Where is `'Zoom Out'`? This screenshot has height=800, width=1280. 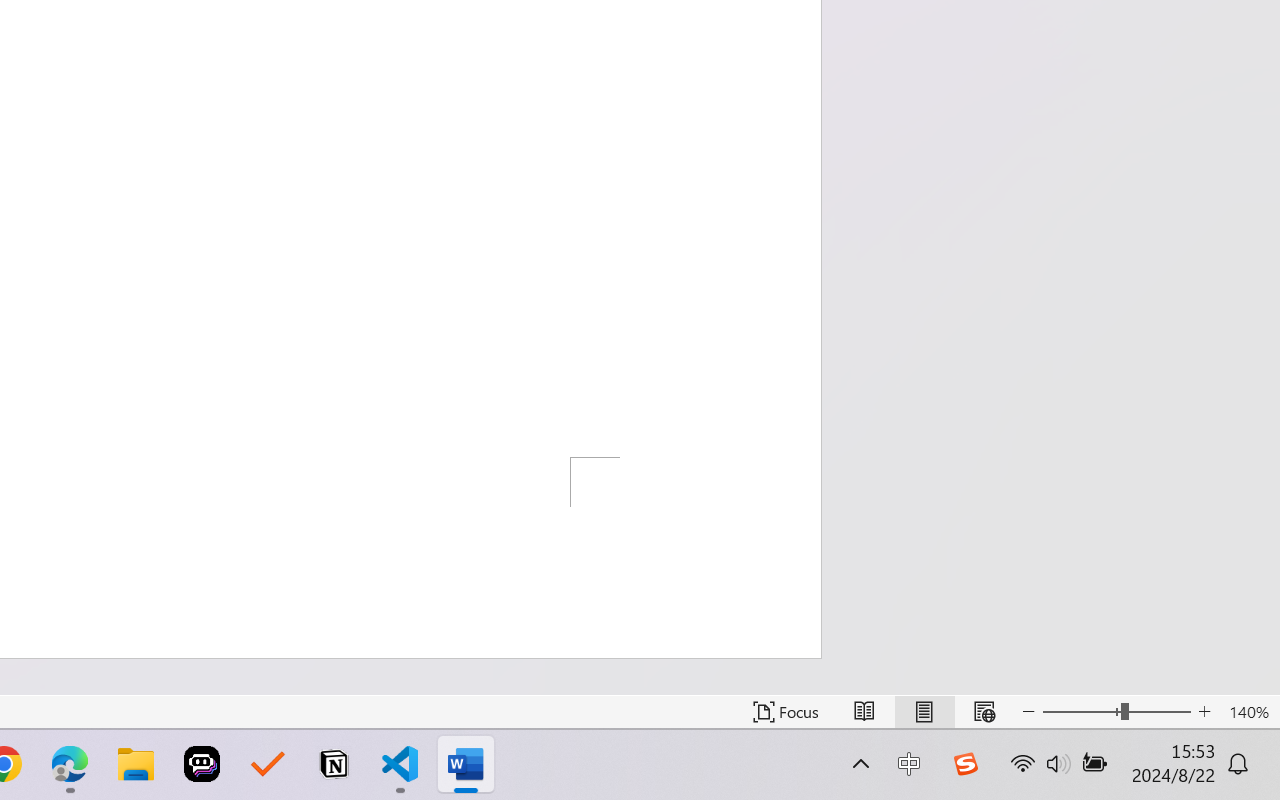 'Zoom Out' is located at coordinates (1080, 711).